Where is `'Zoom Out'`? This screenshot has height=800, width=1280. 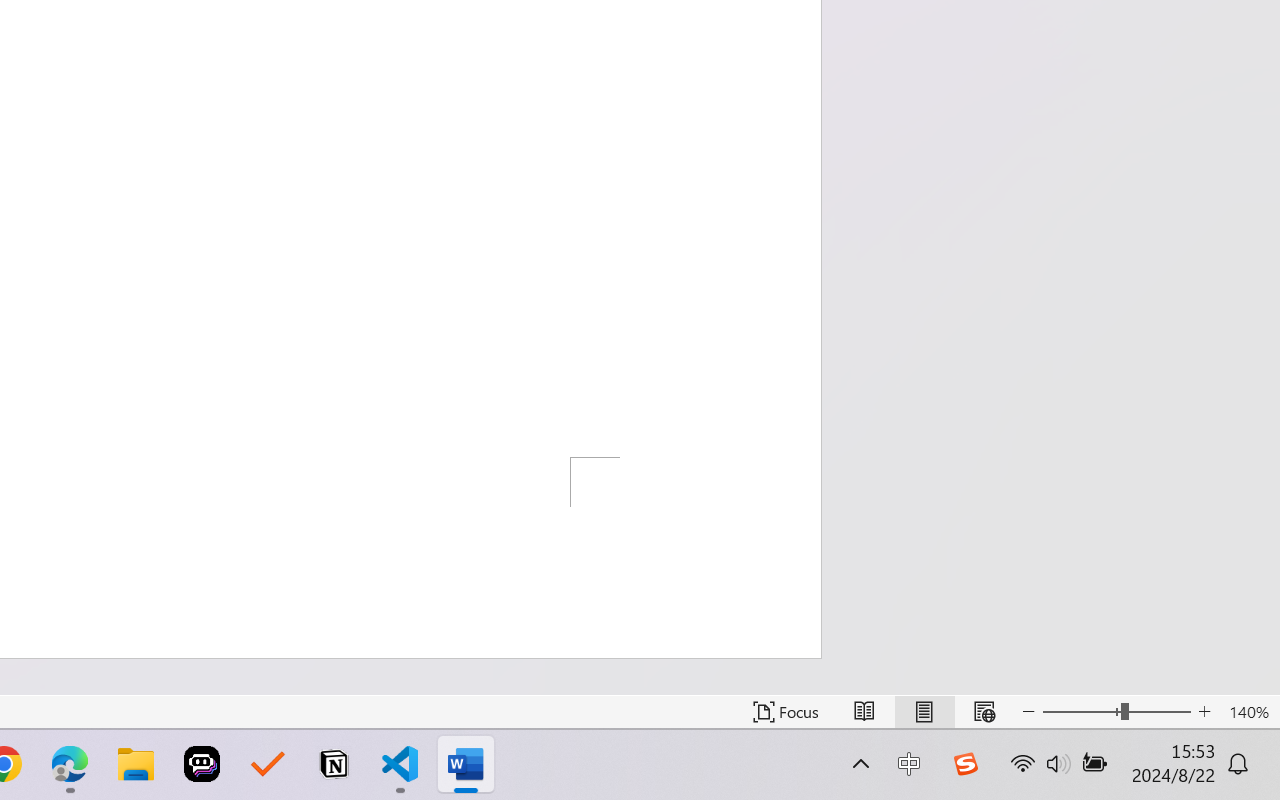 'Zoom Out' is located at coordinates (1080, 711).